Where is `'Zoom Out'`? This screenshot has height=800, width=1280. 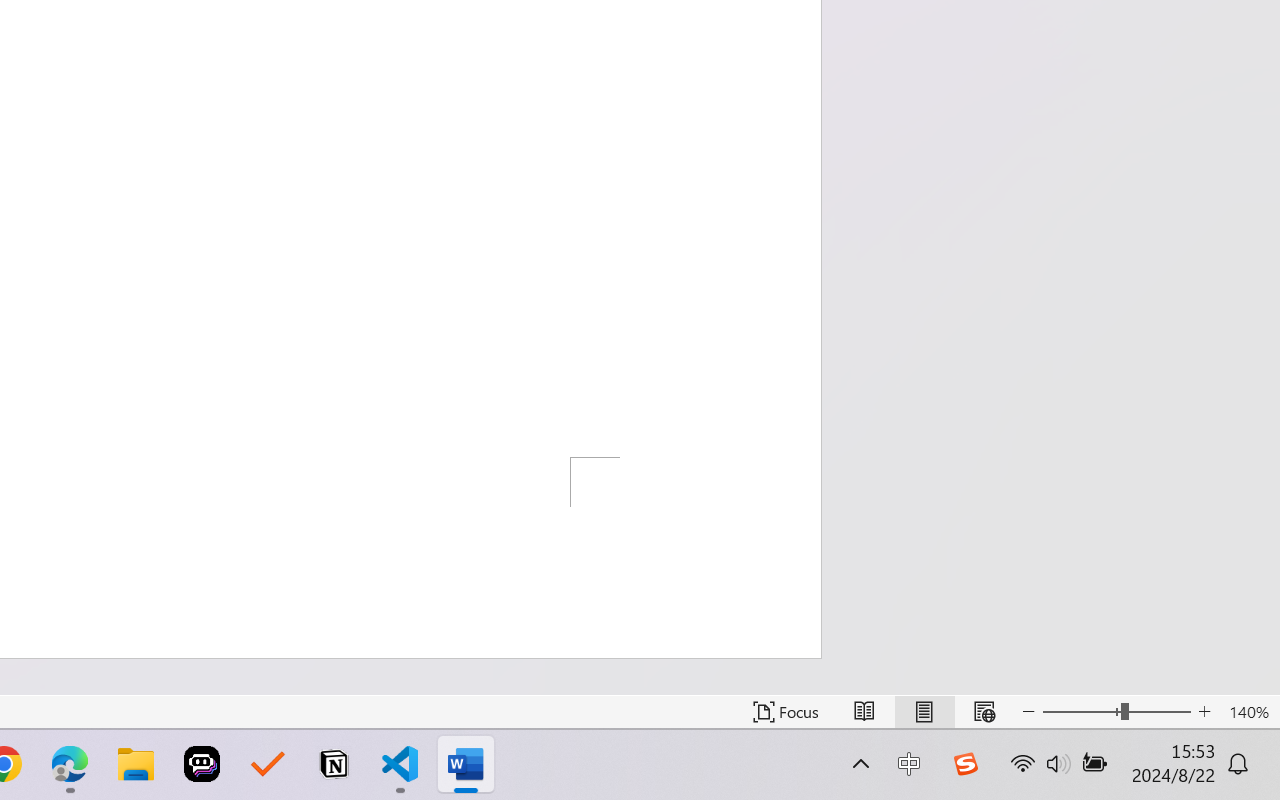 'Zoom Out' is located at coordinates (1080, 711).